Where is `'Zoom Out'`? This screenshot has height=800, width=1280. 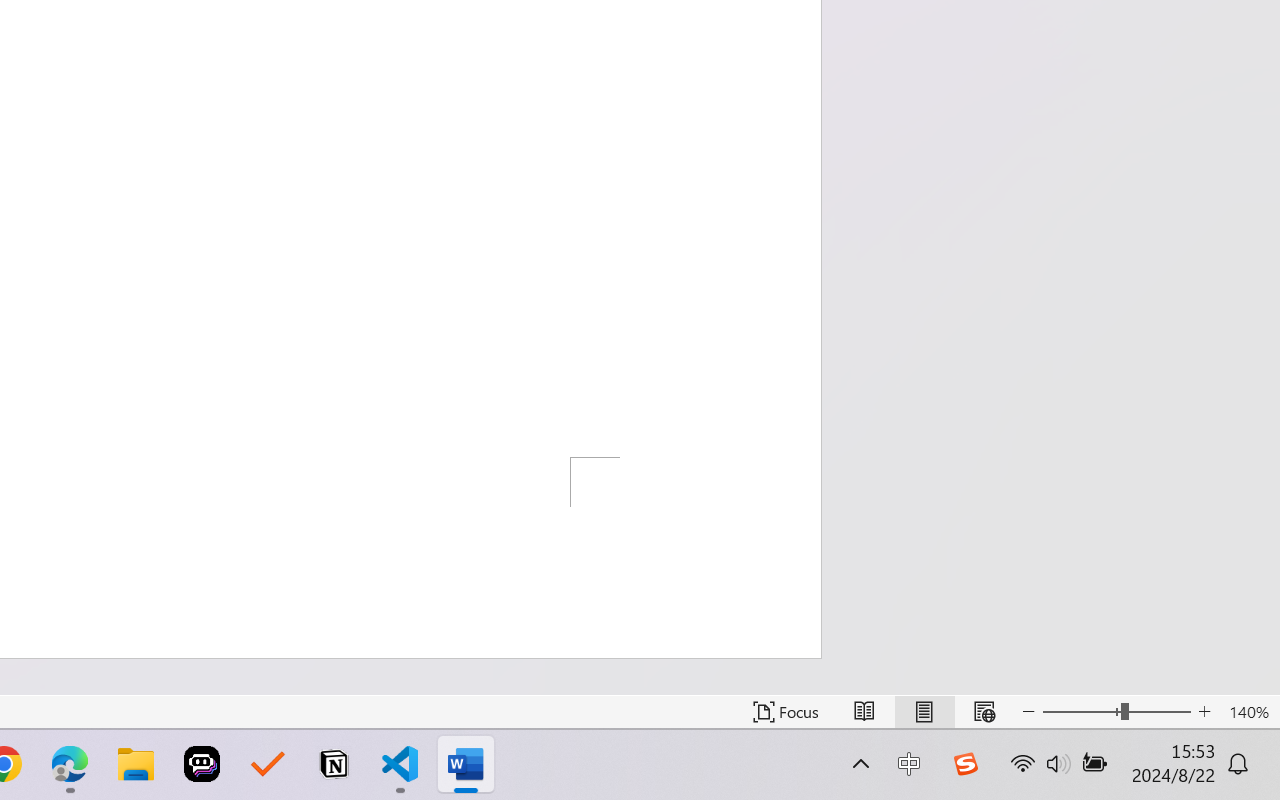 'Zoom Out' is located at coordinates (1080, 711).